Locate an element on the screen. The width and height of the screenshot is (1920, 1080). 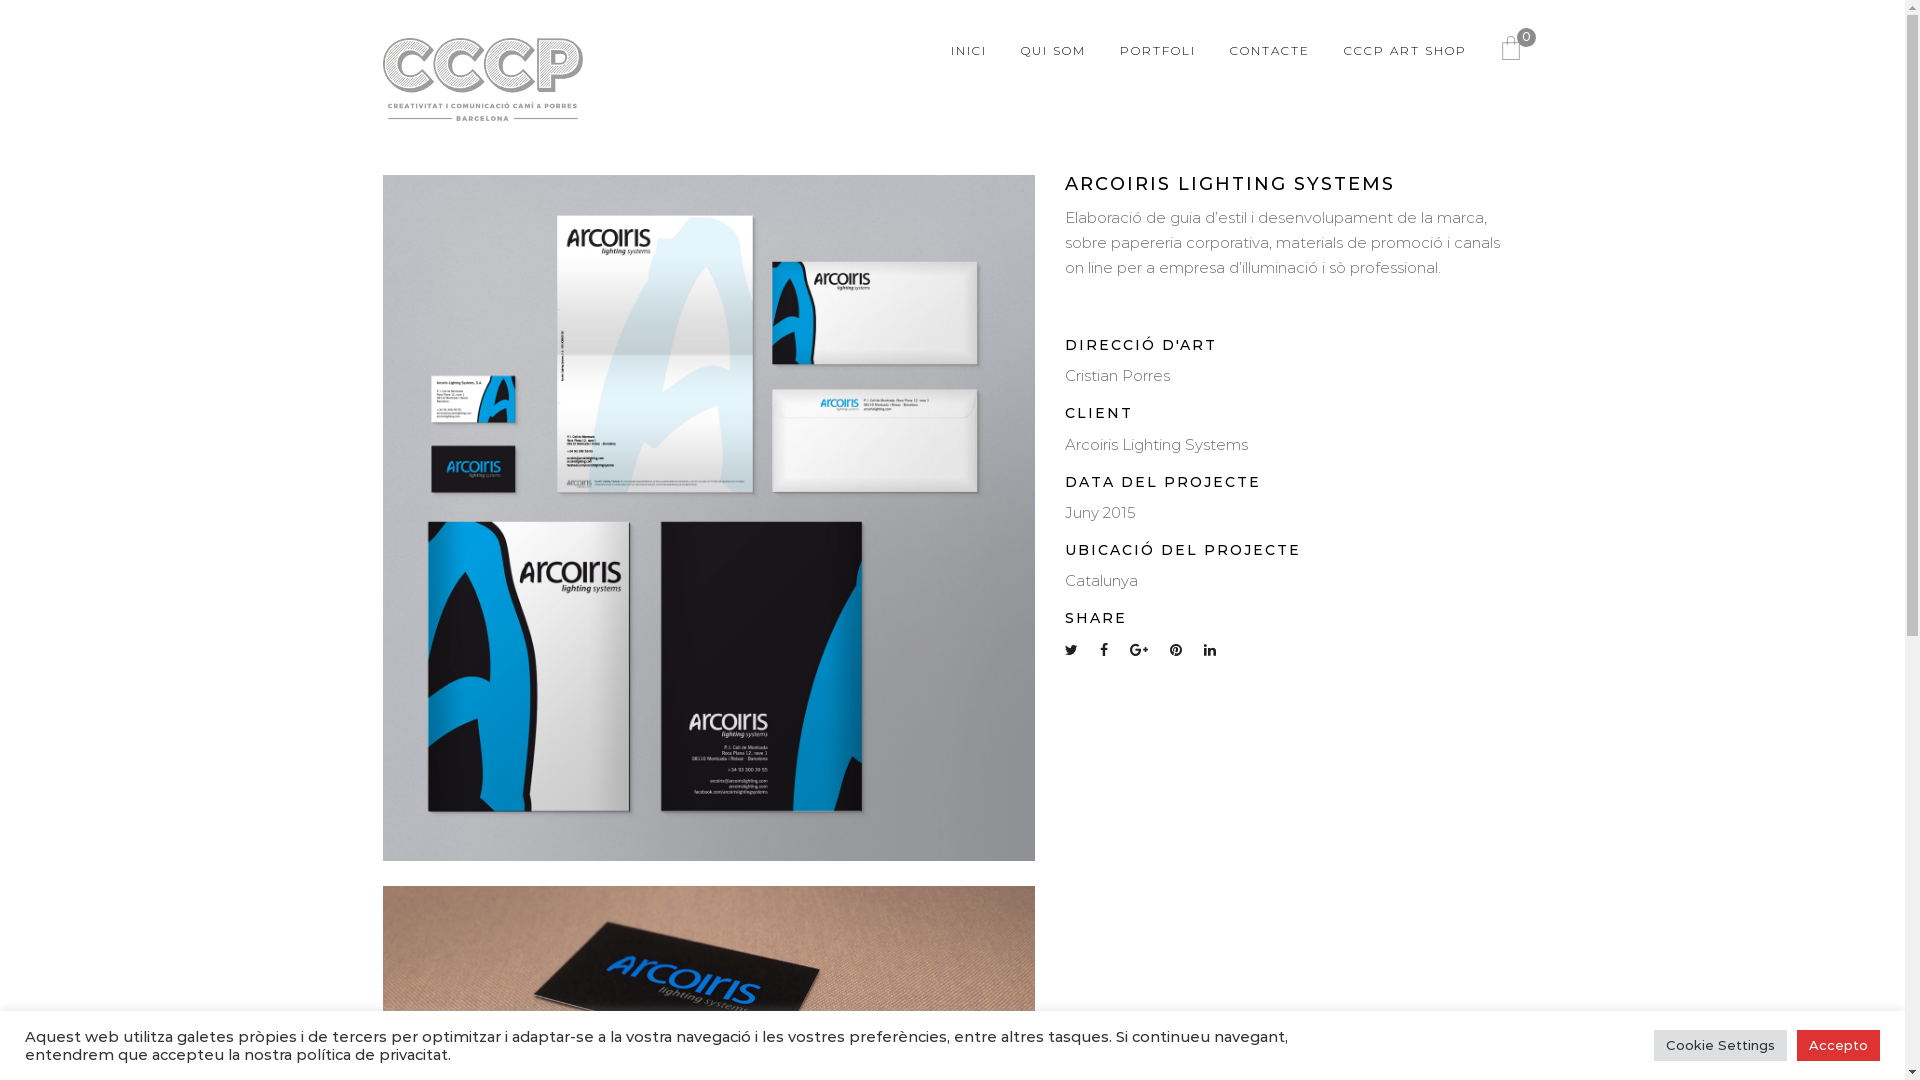
'PORTFOLI' is located at coordinates (1157, 49).